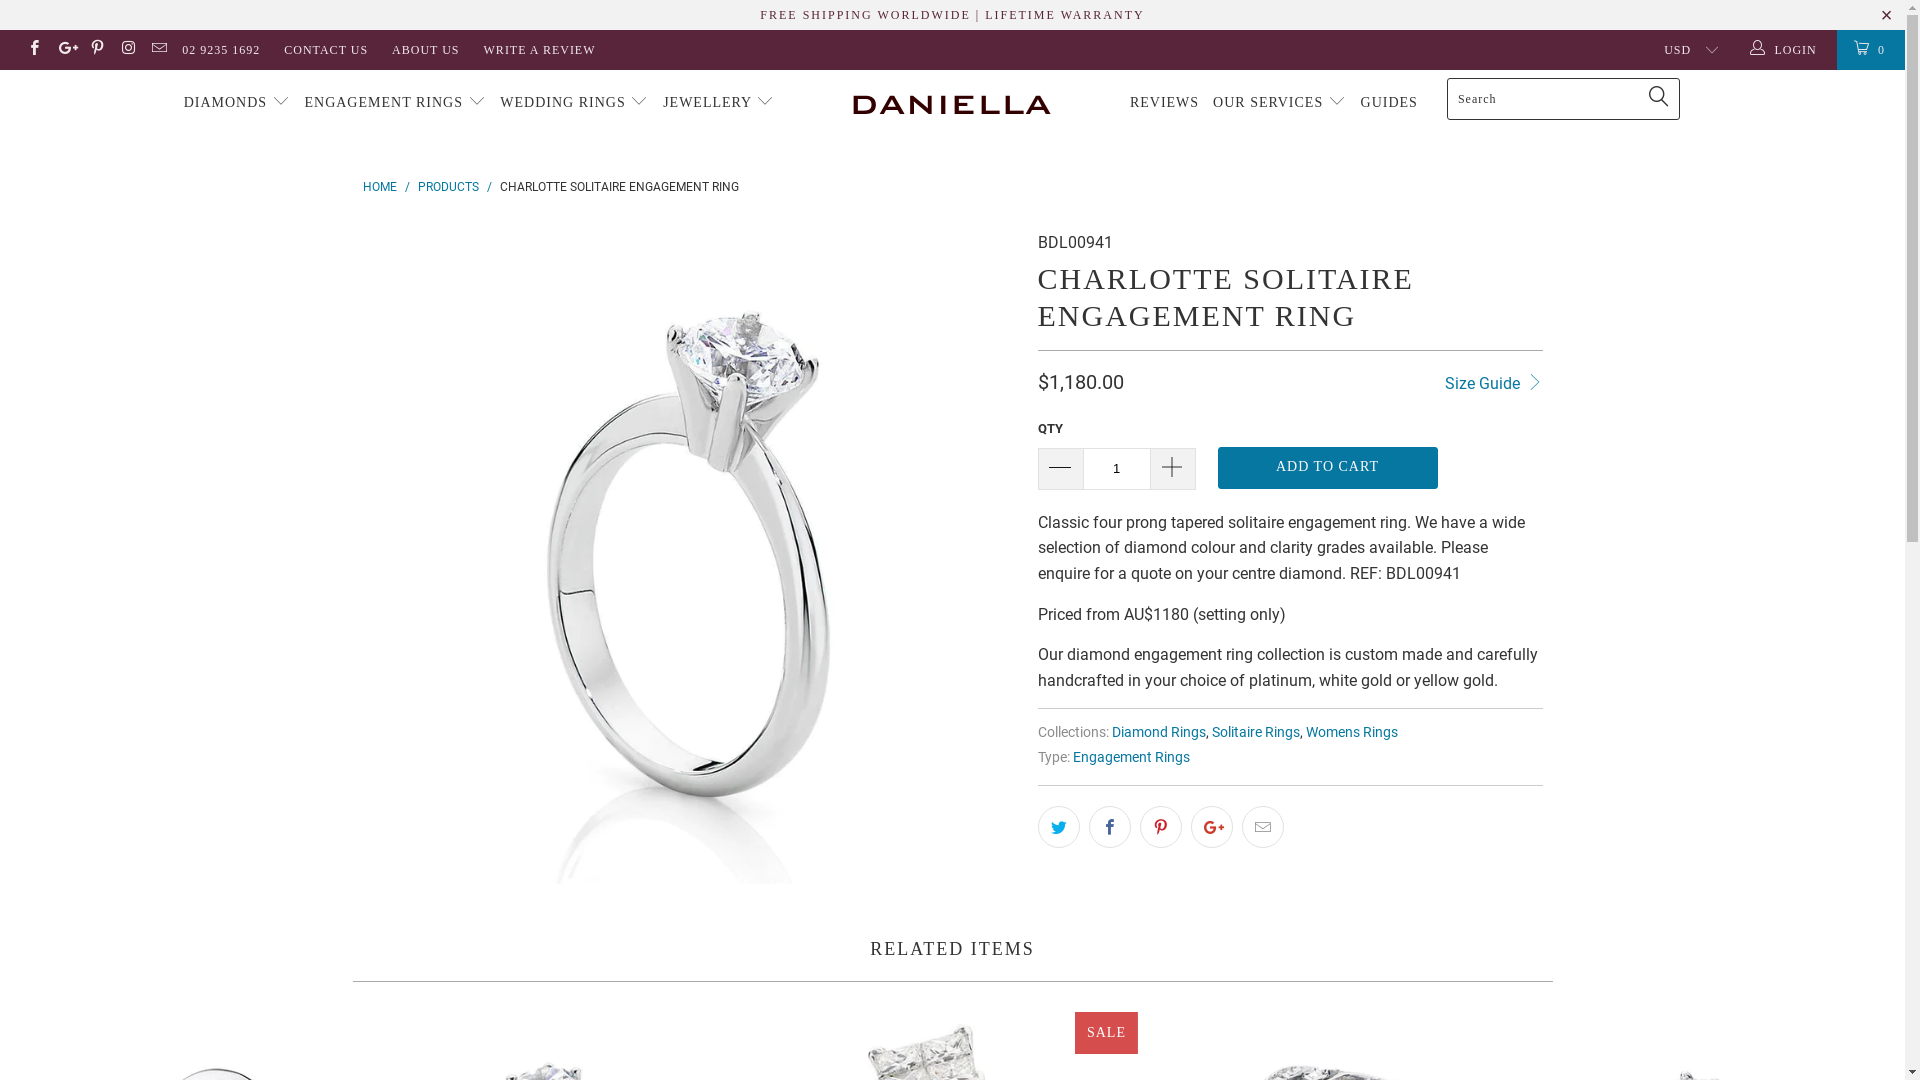  What do you see at coordinates (573, 103) in the screenshot?
I see `'WEDDING RINGS'` at bounding box center [573, 103].